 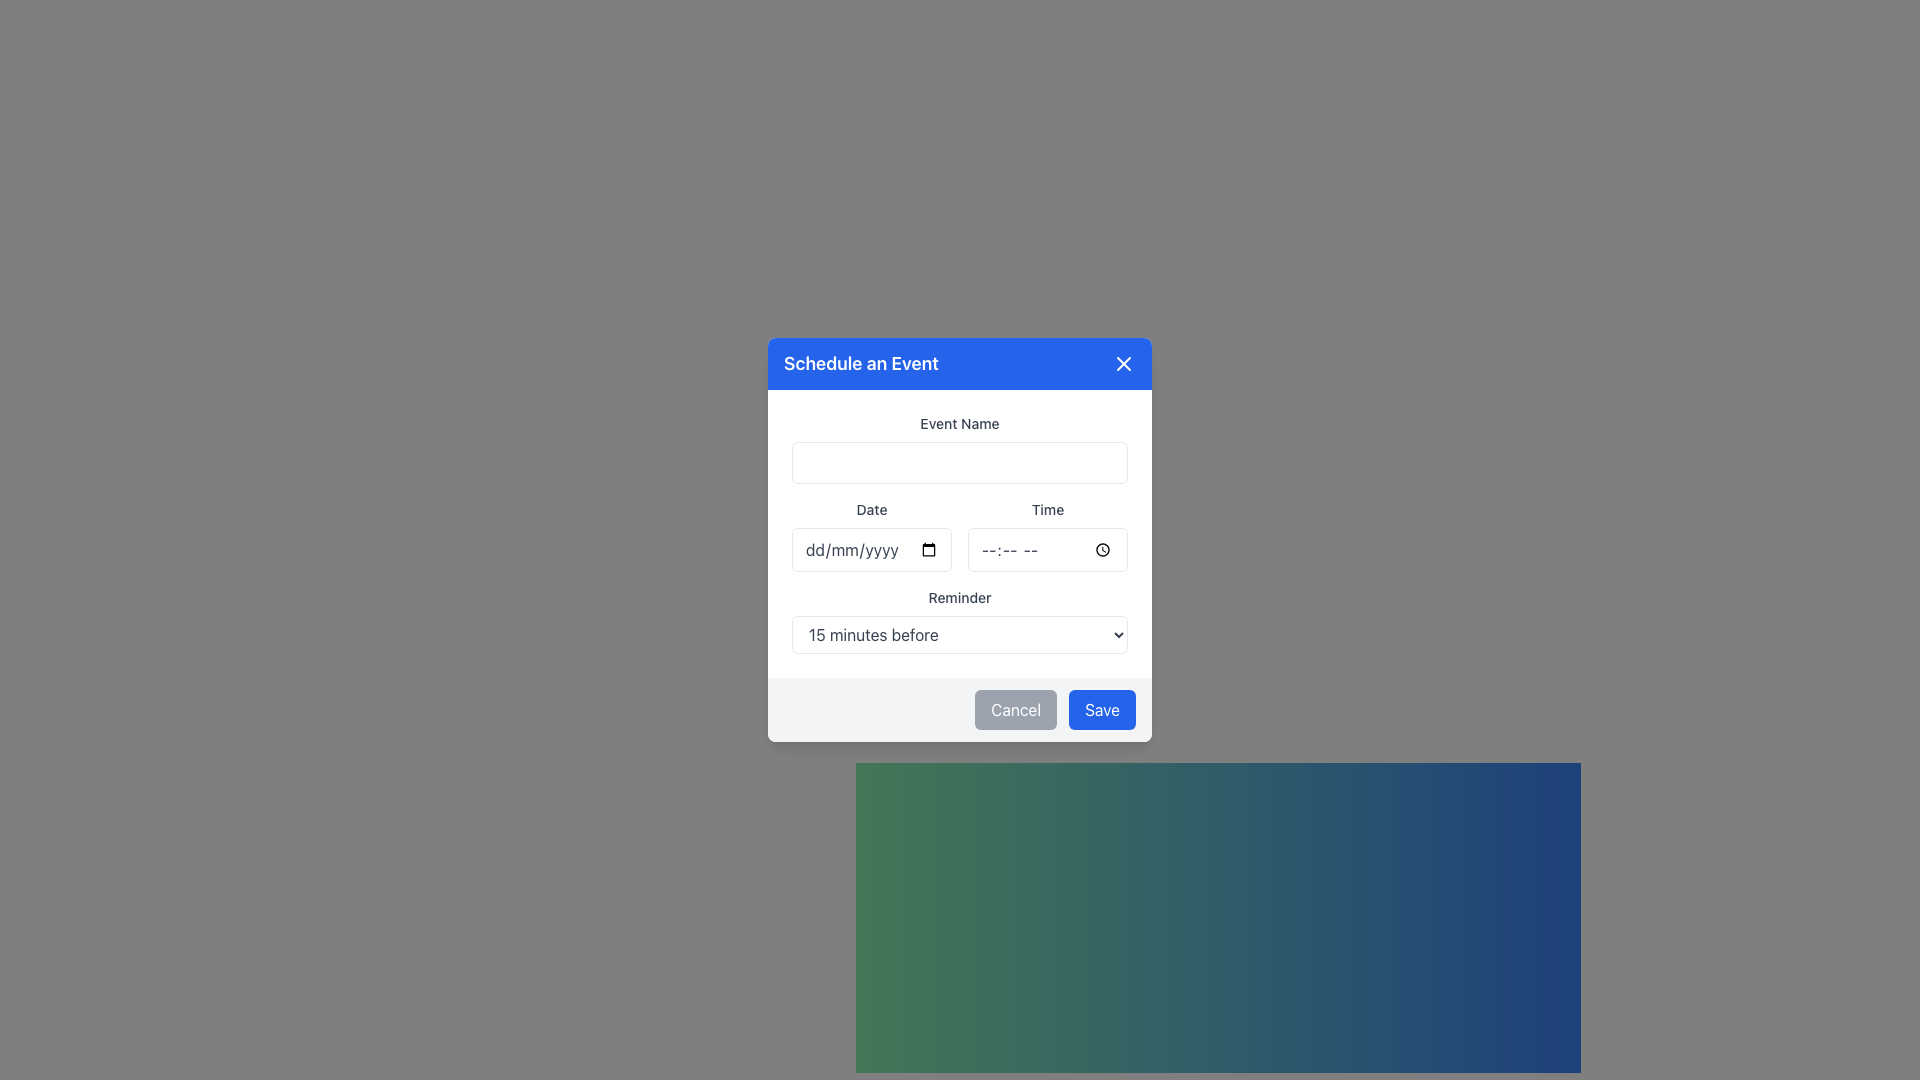 What do you see at coordinates (1046, 508) in the screenshot?
I see `the 'Time' text label displayed in small, bold, medium gray font, which is located next to the time input field in the structured form layout` at bounding box center [1046, 508].